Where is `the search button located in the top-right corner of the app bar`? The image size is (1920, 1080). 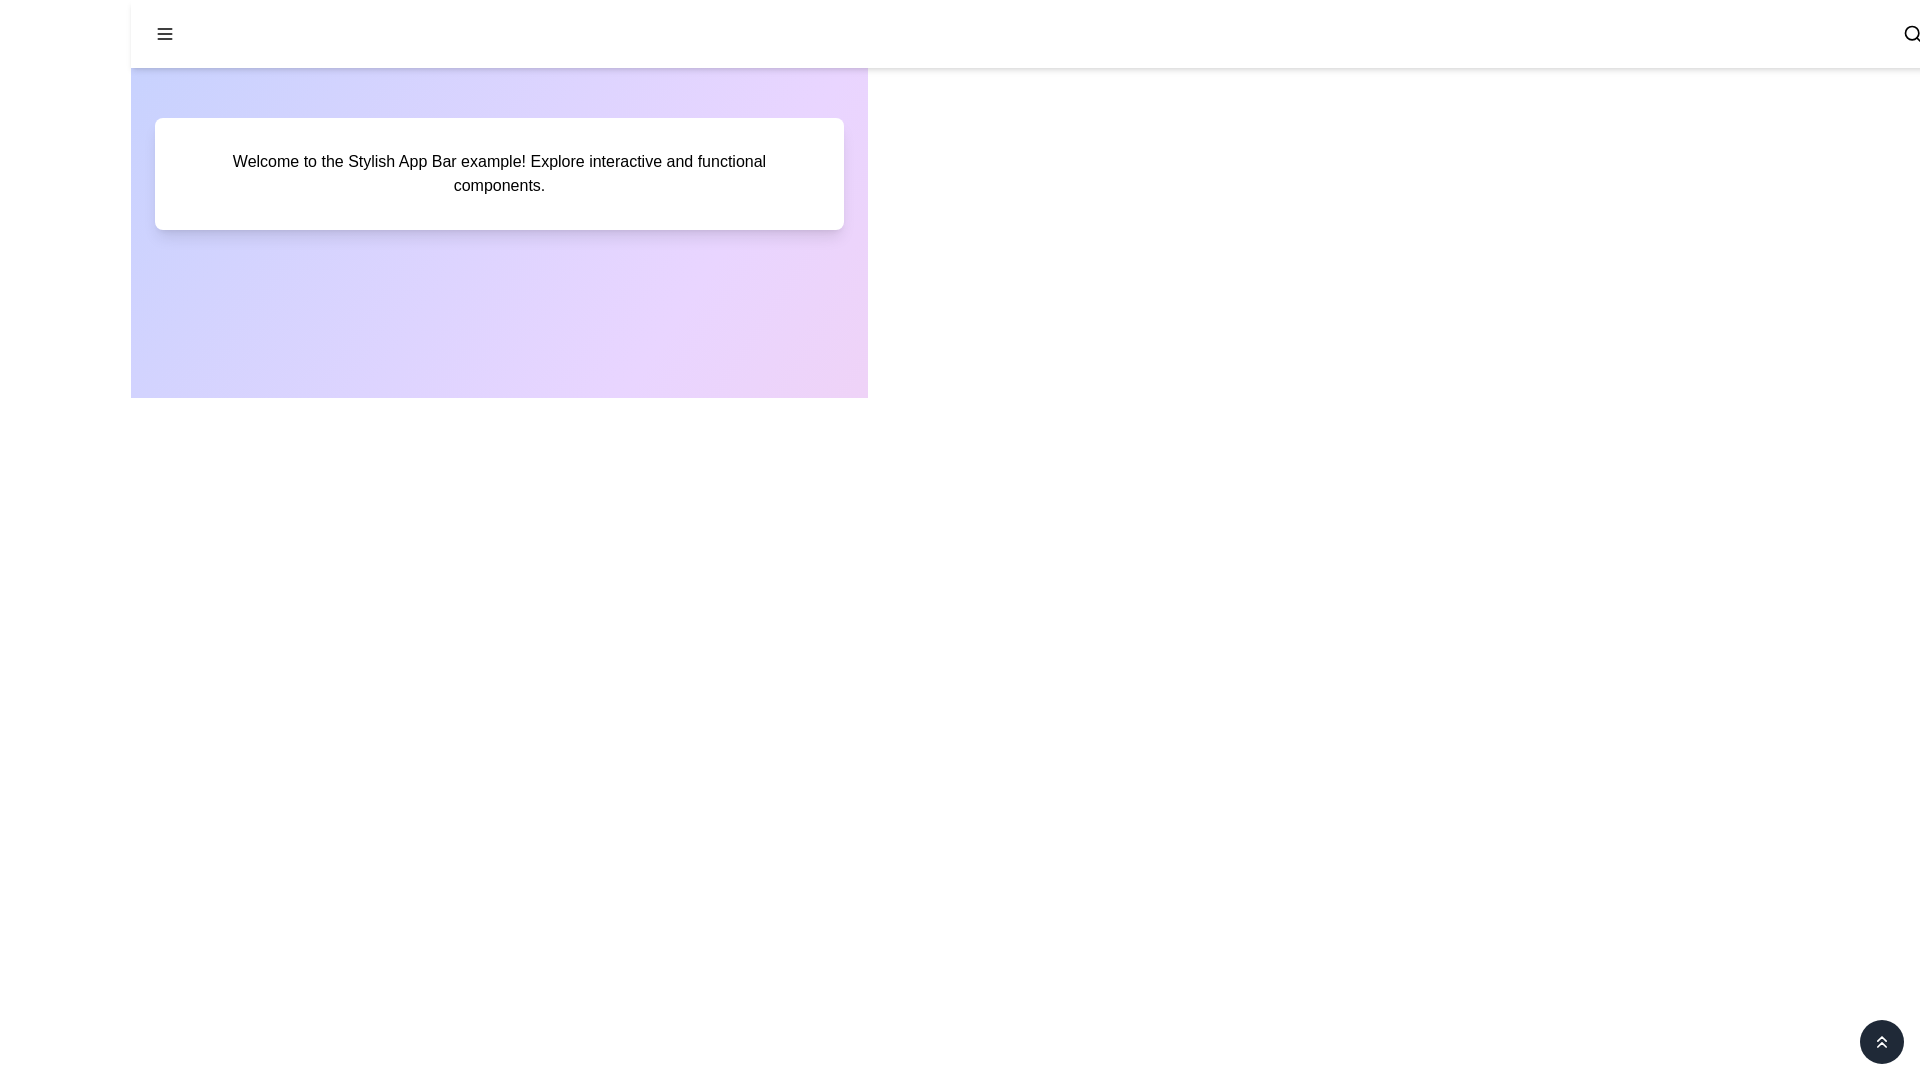
the search button located in the top-right corner of the app bar is located at coordinates (1912, 34).